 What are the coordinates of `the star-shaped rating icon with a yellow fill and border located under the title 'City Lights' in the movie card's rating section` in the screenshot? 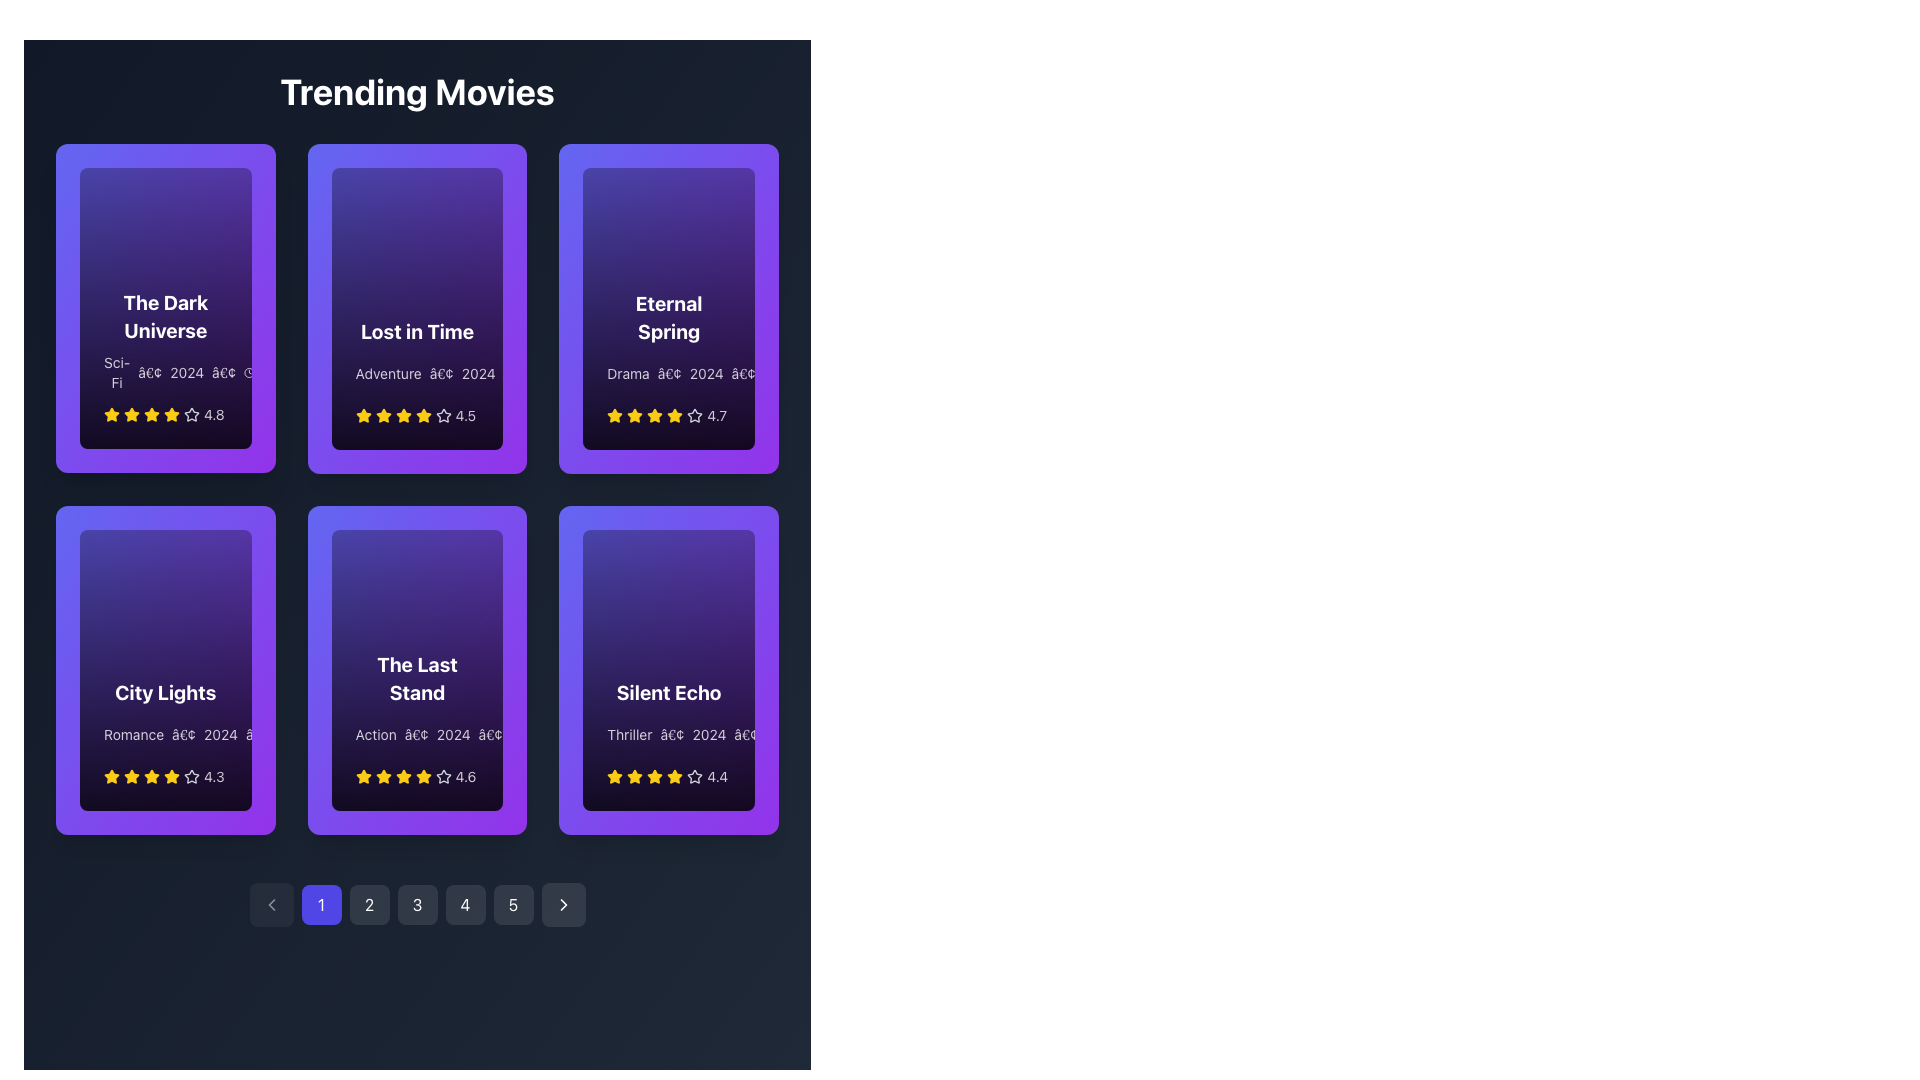 It's located at (172, 775).